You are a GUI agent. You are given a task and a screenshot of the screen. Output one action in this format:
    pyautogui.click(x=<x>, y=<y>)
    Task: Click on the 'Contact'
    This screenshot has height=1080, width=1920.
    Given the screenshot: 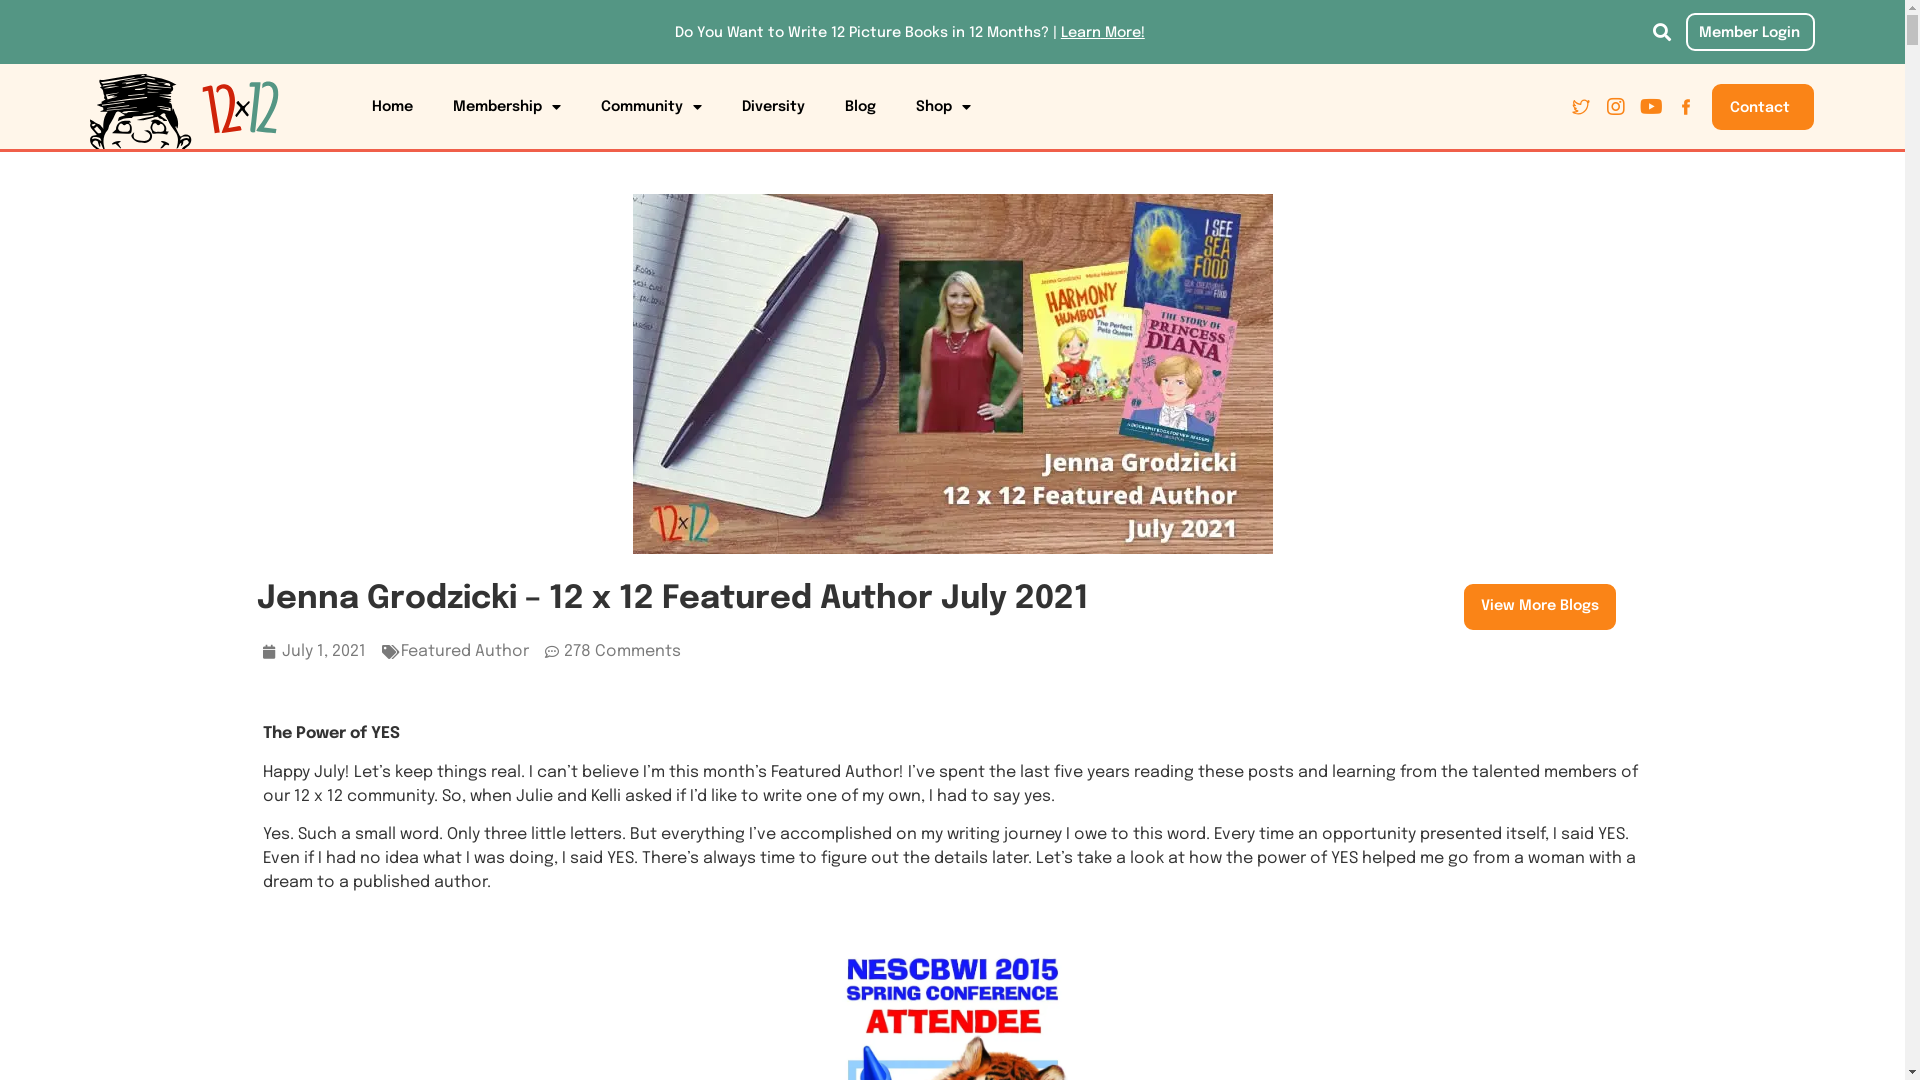 What is the action you would take?
    pyautogui.click(x=1762, y=107)
    